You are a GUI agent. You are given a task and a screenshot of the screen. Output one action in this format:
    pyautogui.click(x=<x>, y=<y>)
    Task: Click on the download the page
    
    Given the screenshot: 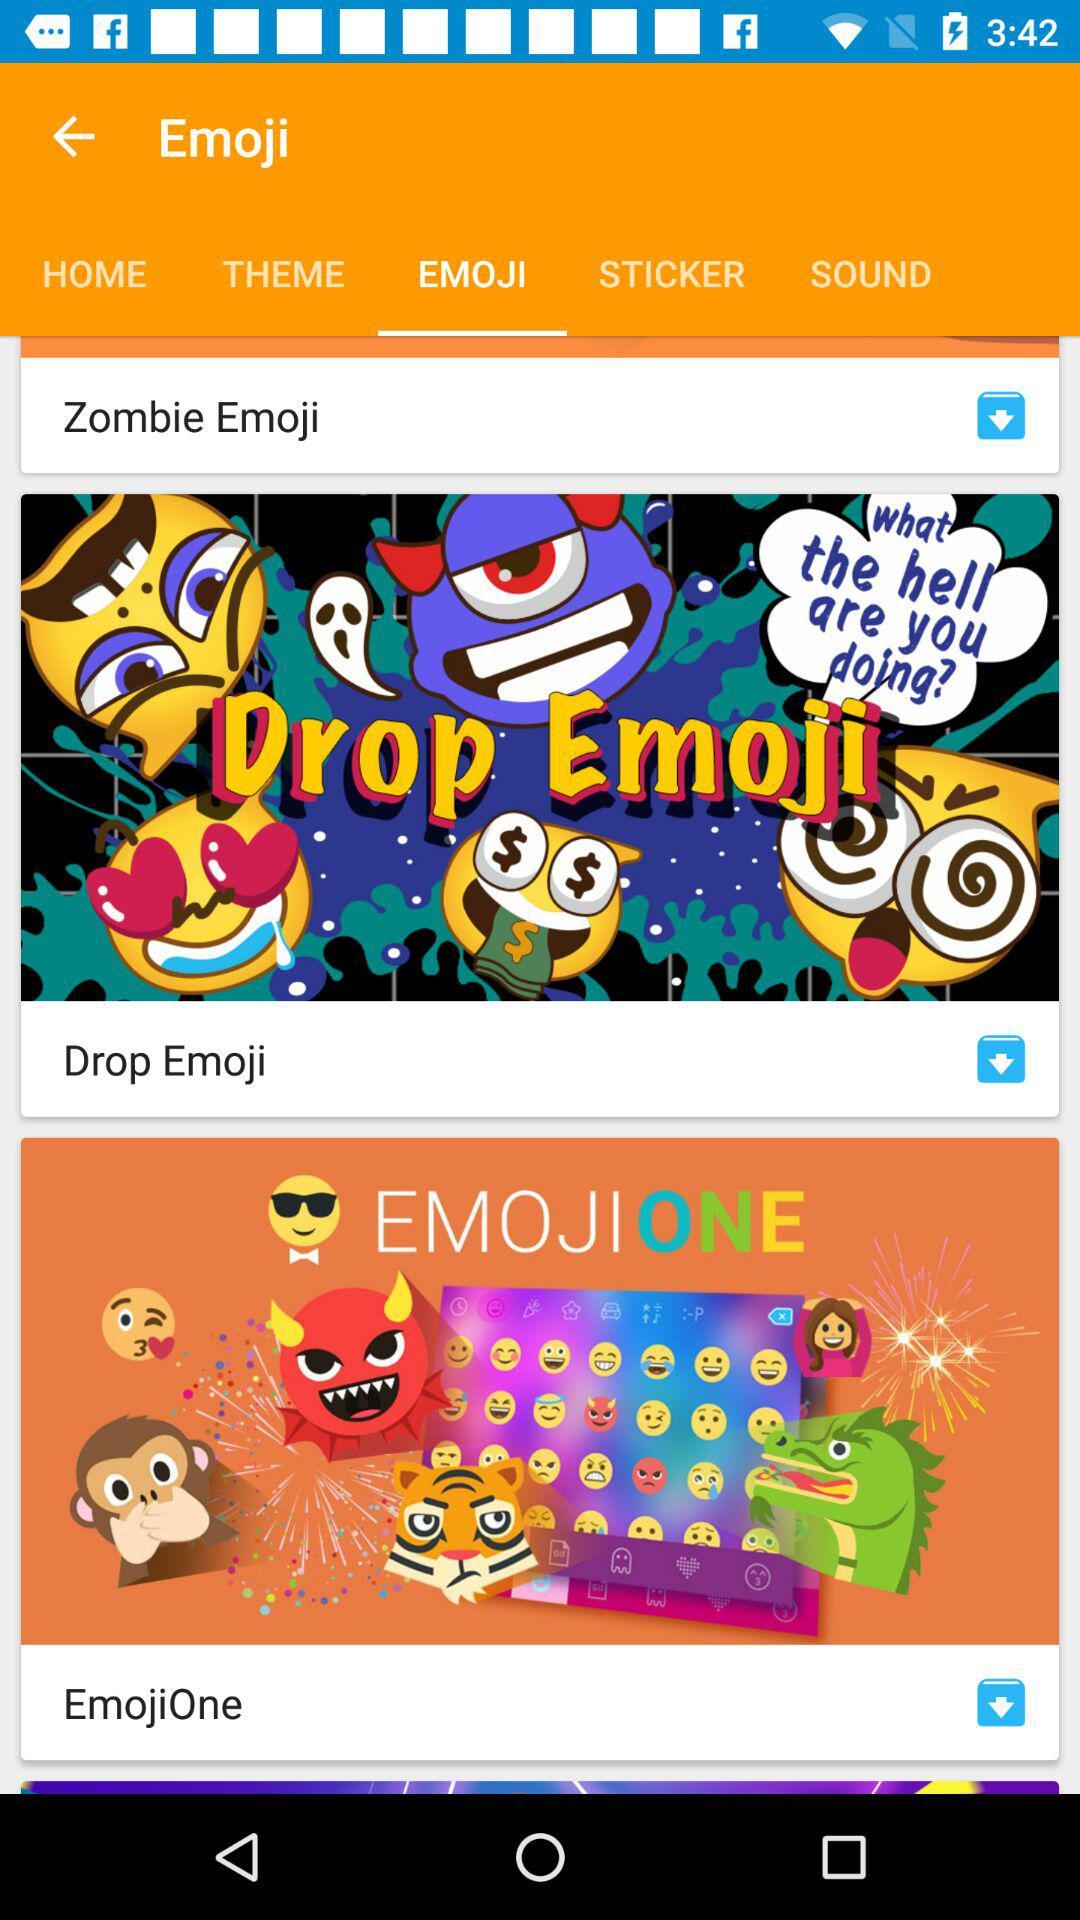 What is the action you would take?
    pyautogui.click(x=1001, y=414)
    